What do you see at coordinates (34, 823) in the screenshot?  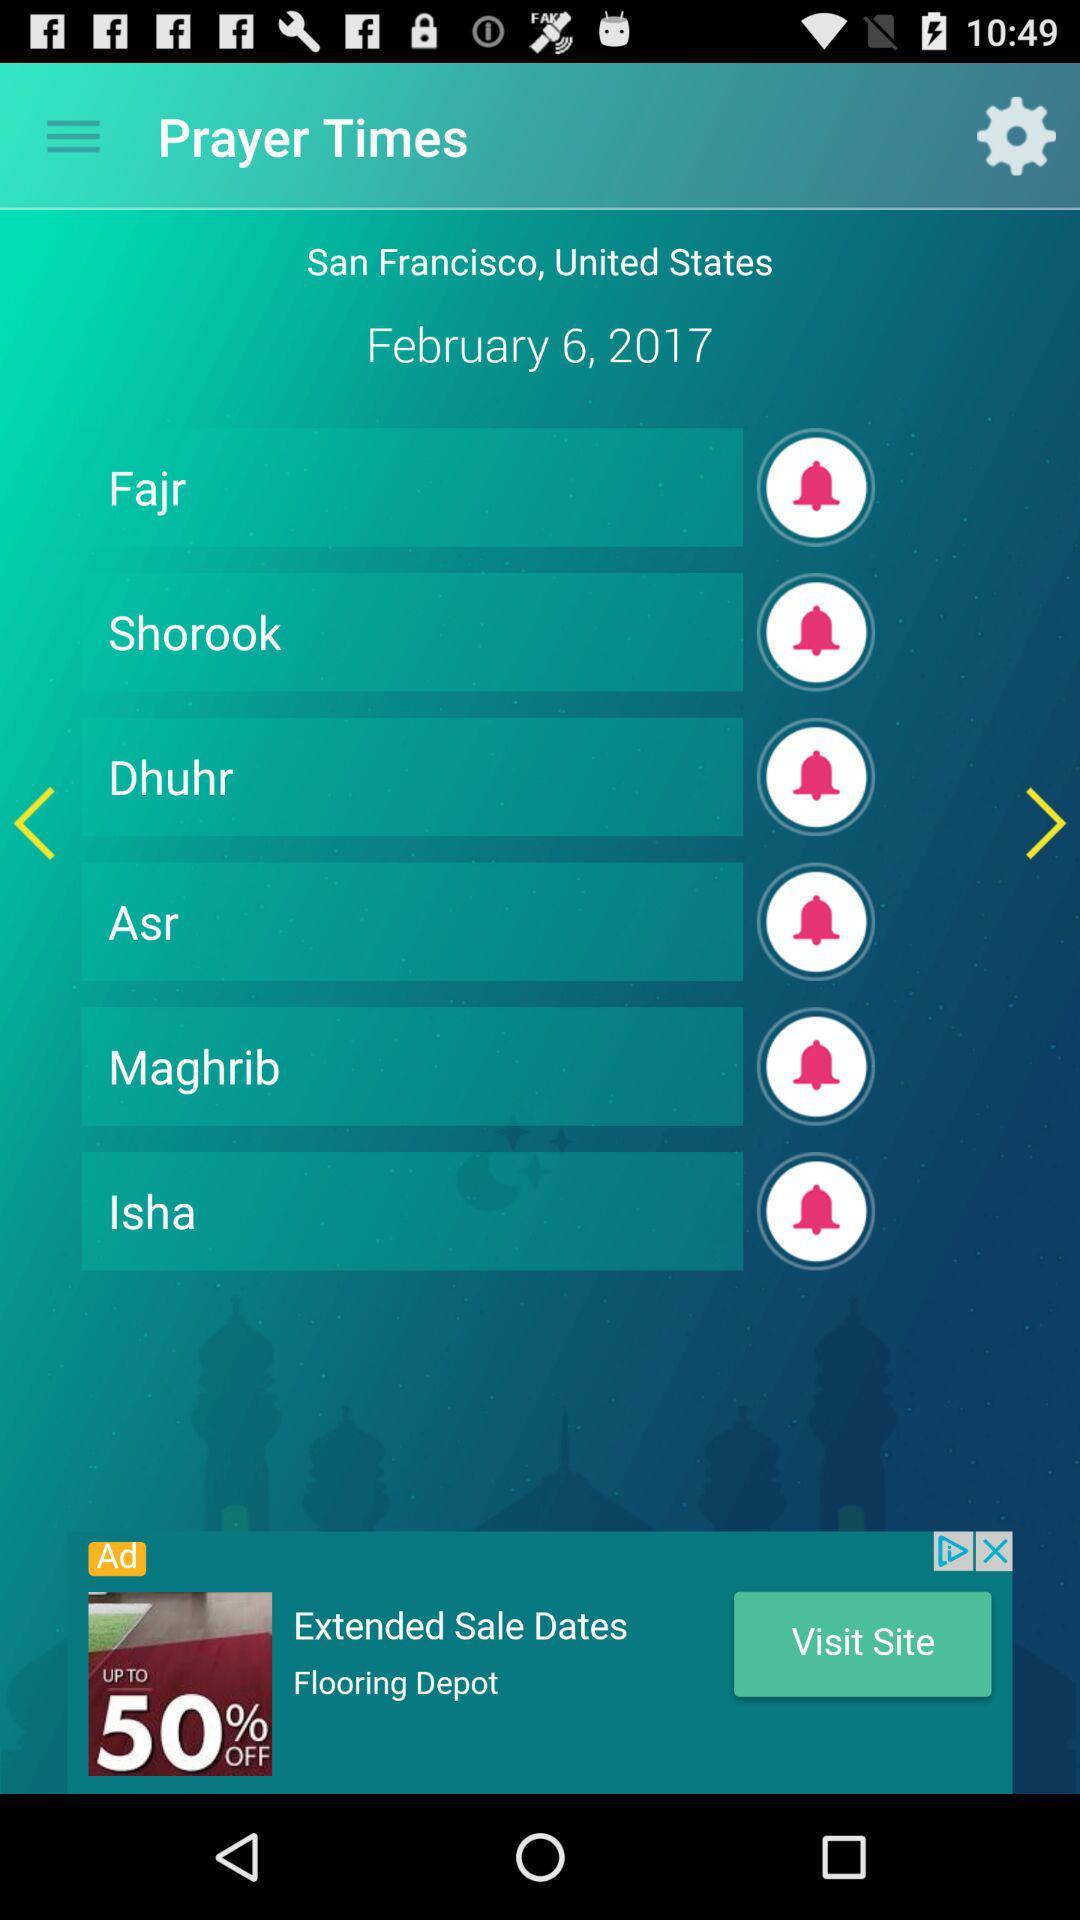 I see `go back` at bounding box center [34, 823].